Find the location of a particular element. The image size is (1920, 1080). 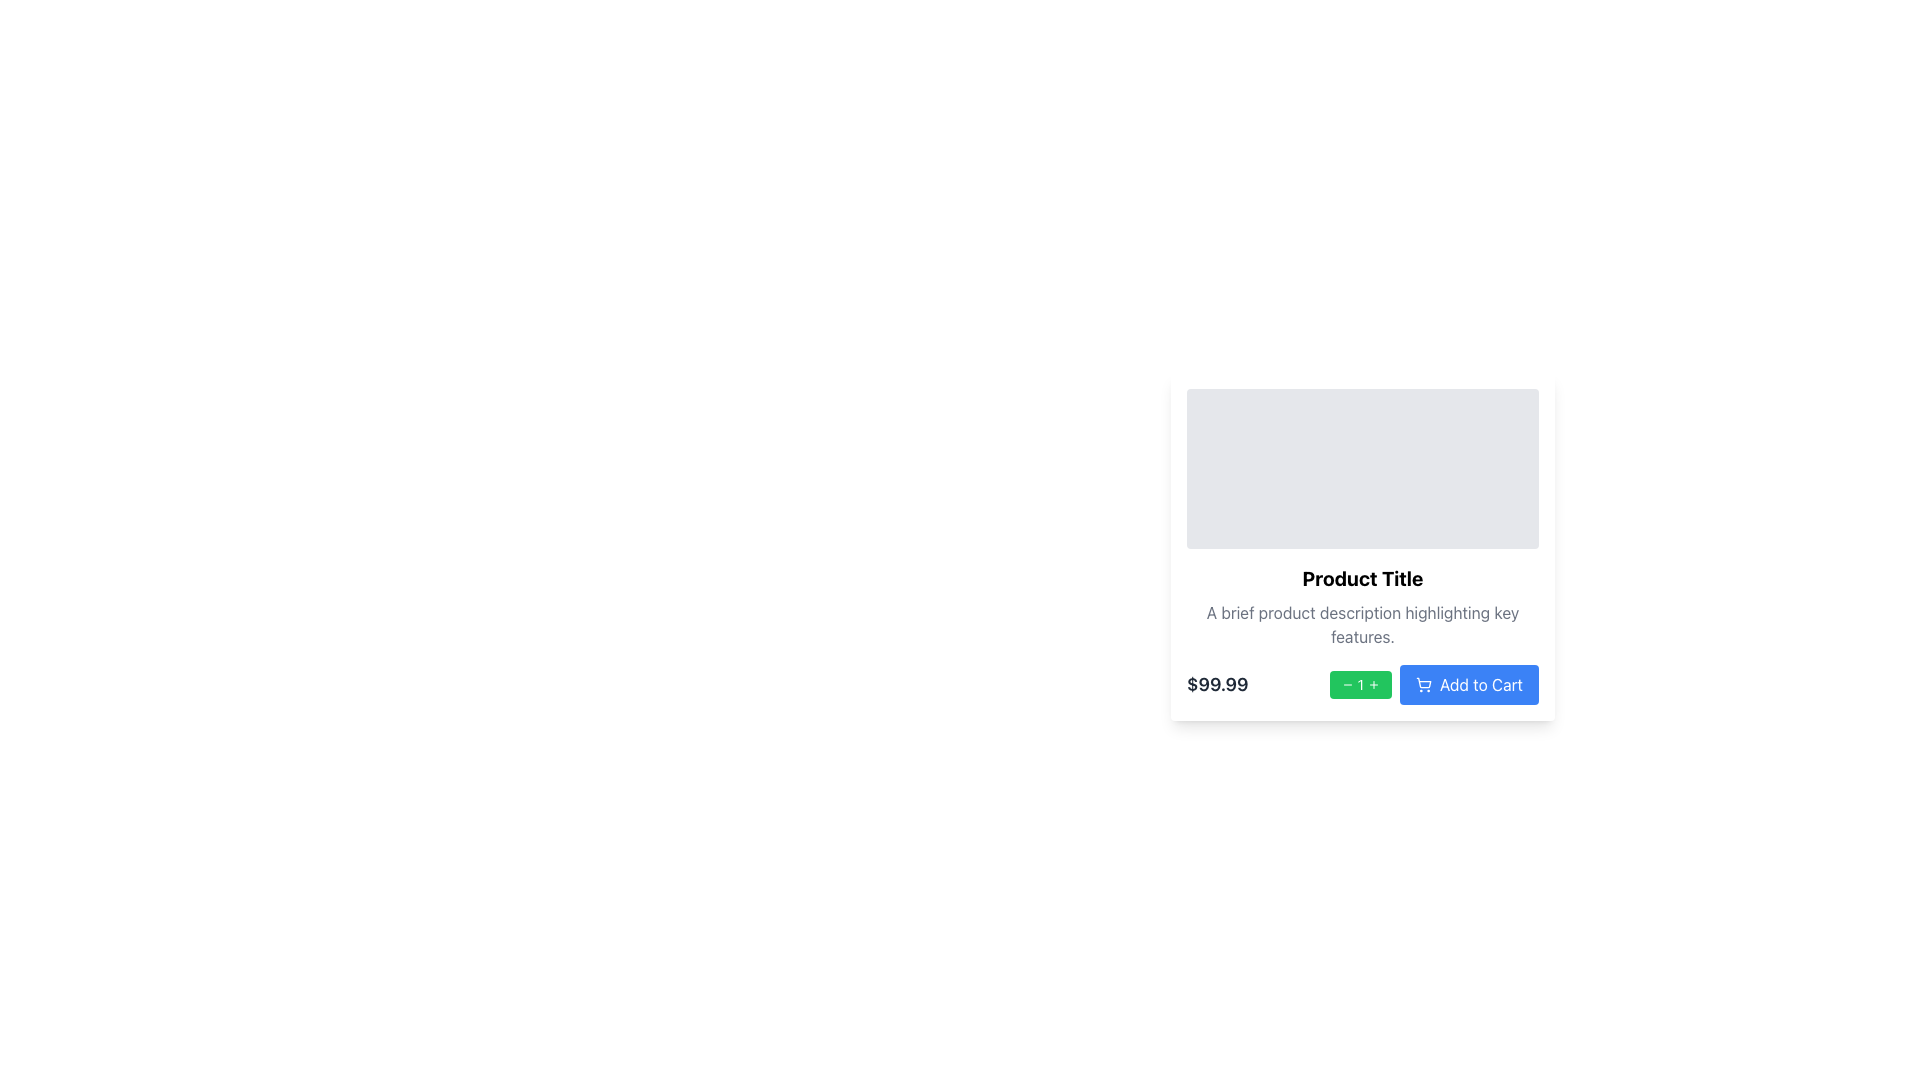

the 'Add to Cart' button, which has a blue background and white text with a shopping cart icon, to potentially see additional information or a tooltip is located at coordinates (1433, 684).